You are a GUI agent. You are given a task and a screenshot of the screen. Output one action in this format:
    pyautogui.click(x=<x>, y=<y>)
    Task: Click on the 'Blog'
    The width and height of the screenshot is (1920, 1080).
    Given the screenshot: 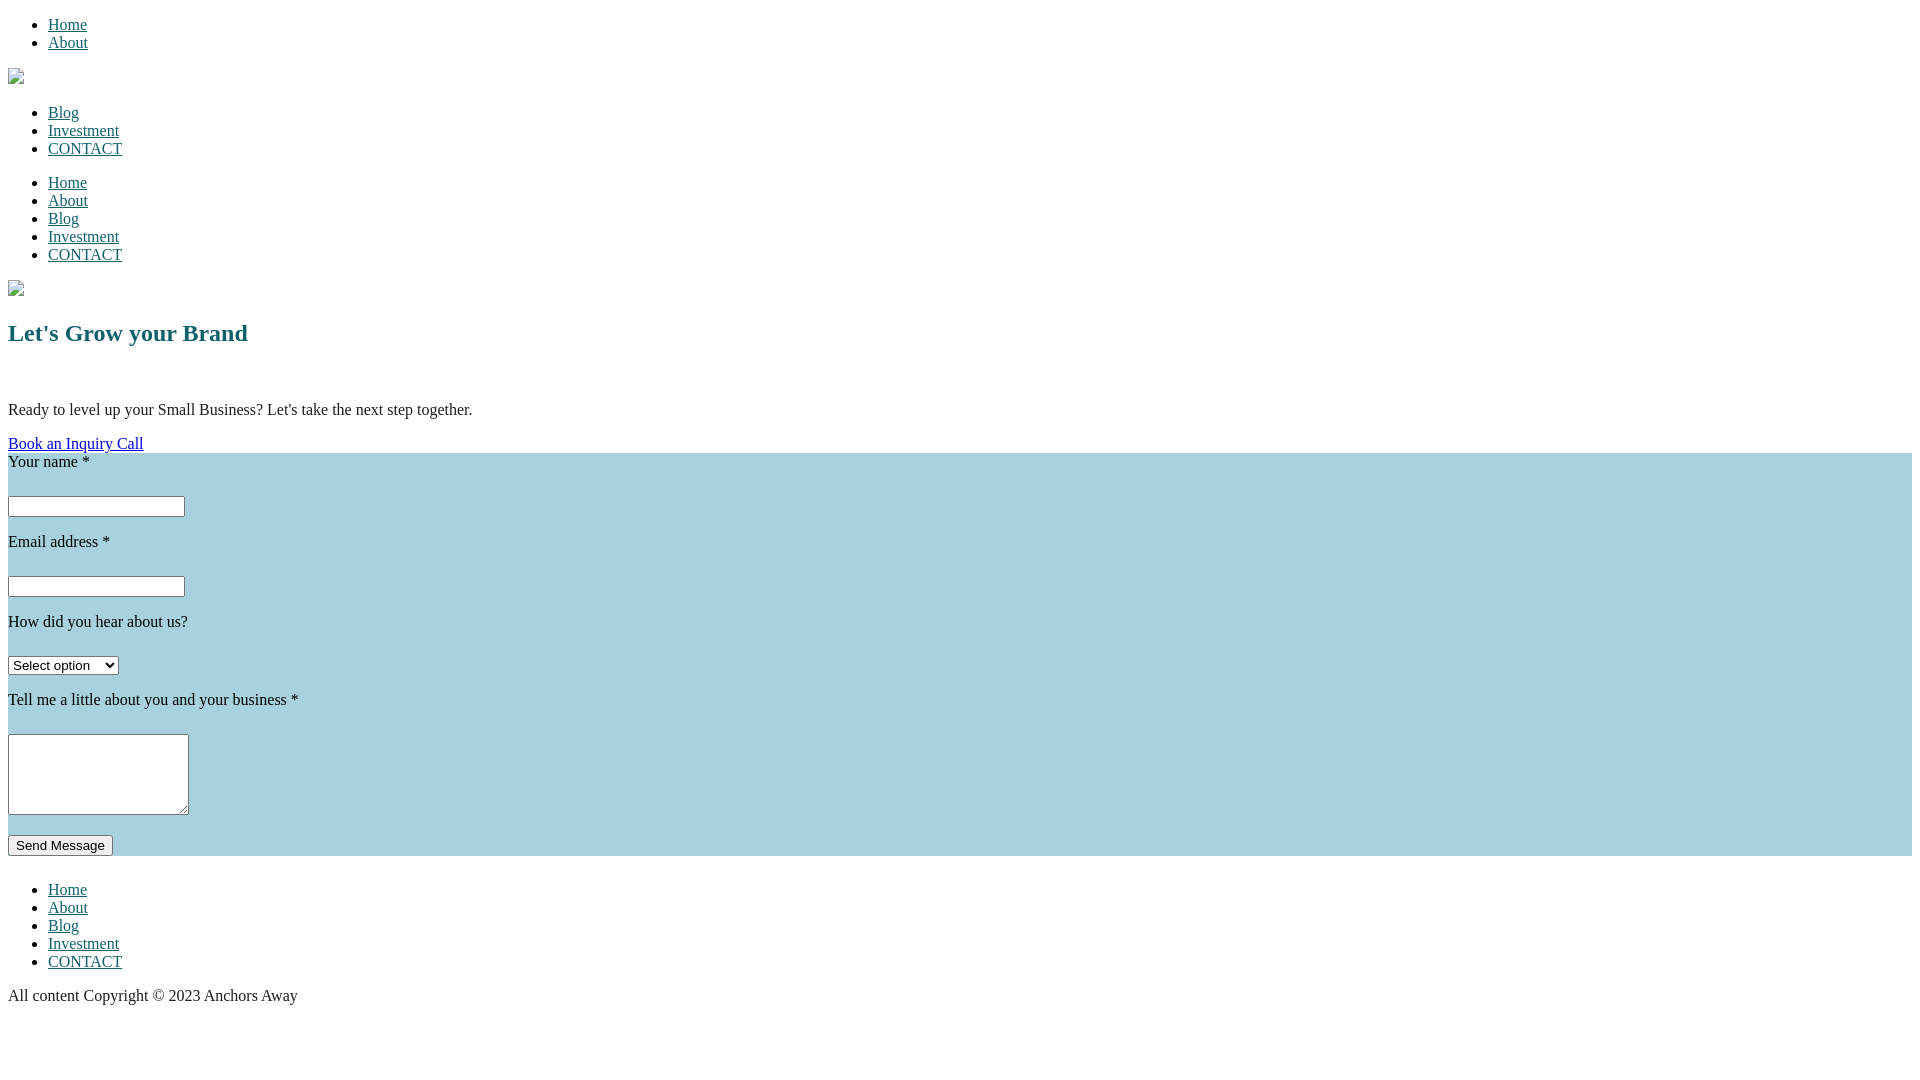 What is the action you would take?
    pyautogui.click(x=63, y=925)
    